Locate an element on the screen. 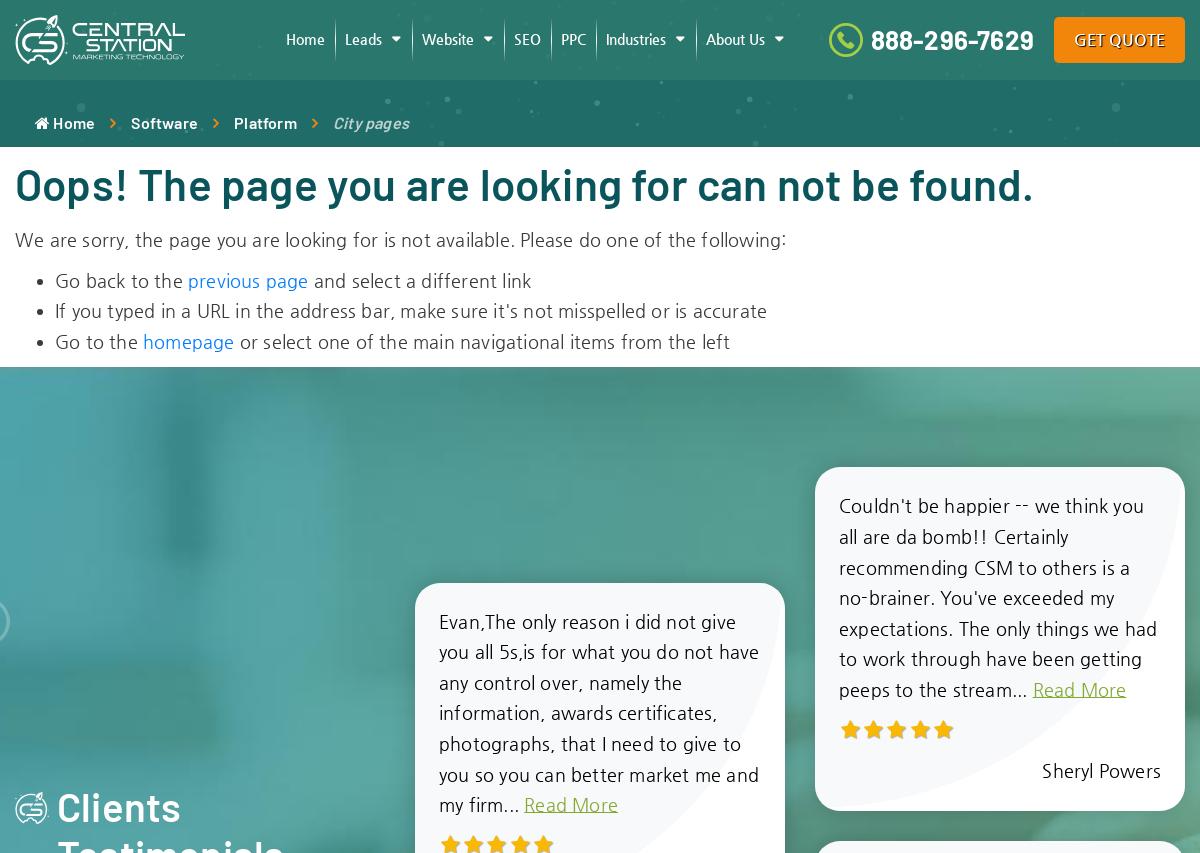  'HVAC' is located at coordinates (633, 171).